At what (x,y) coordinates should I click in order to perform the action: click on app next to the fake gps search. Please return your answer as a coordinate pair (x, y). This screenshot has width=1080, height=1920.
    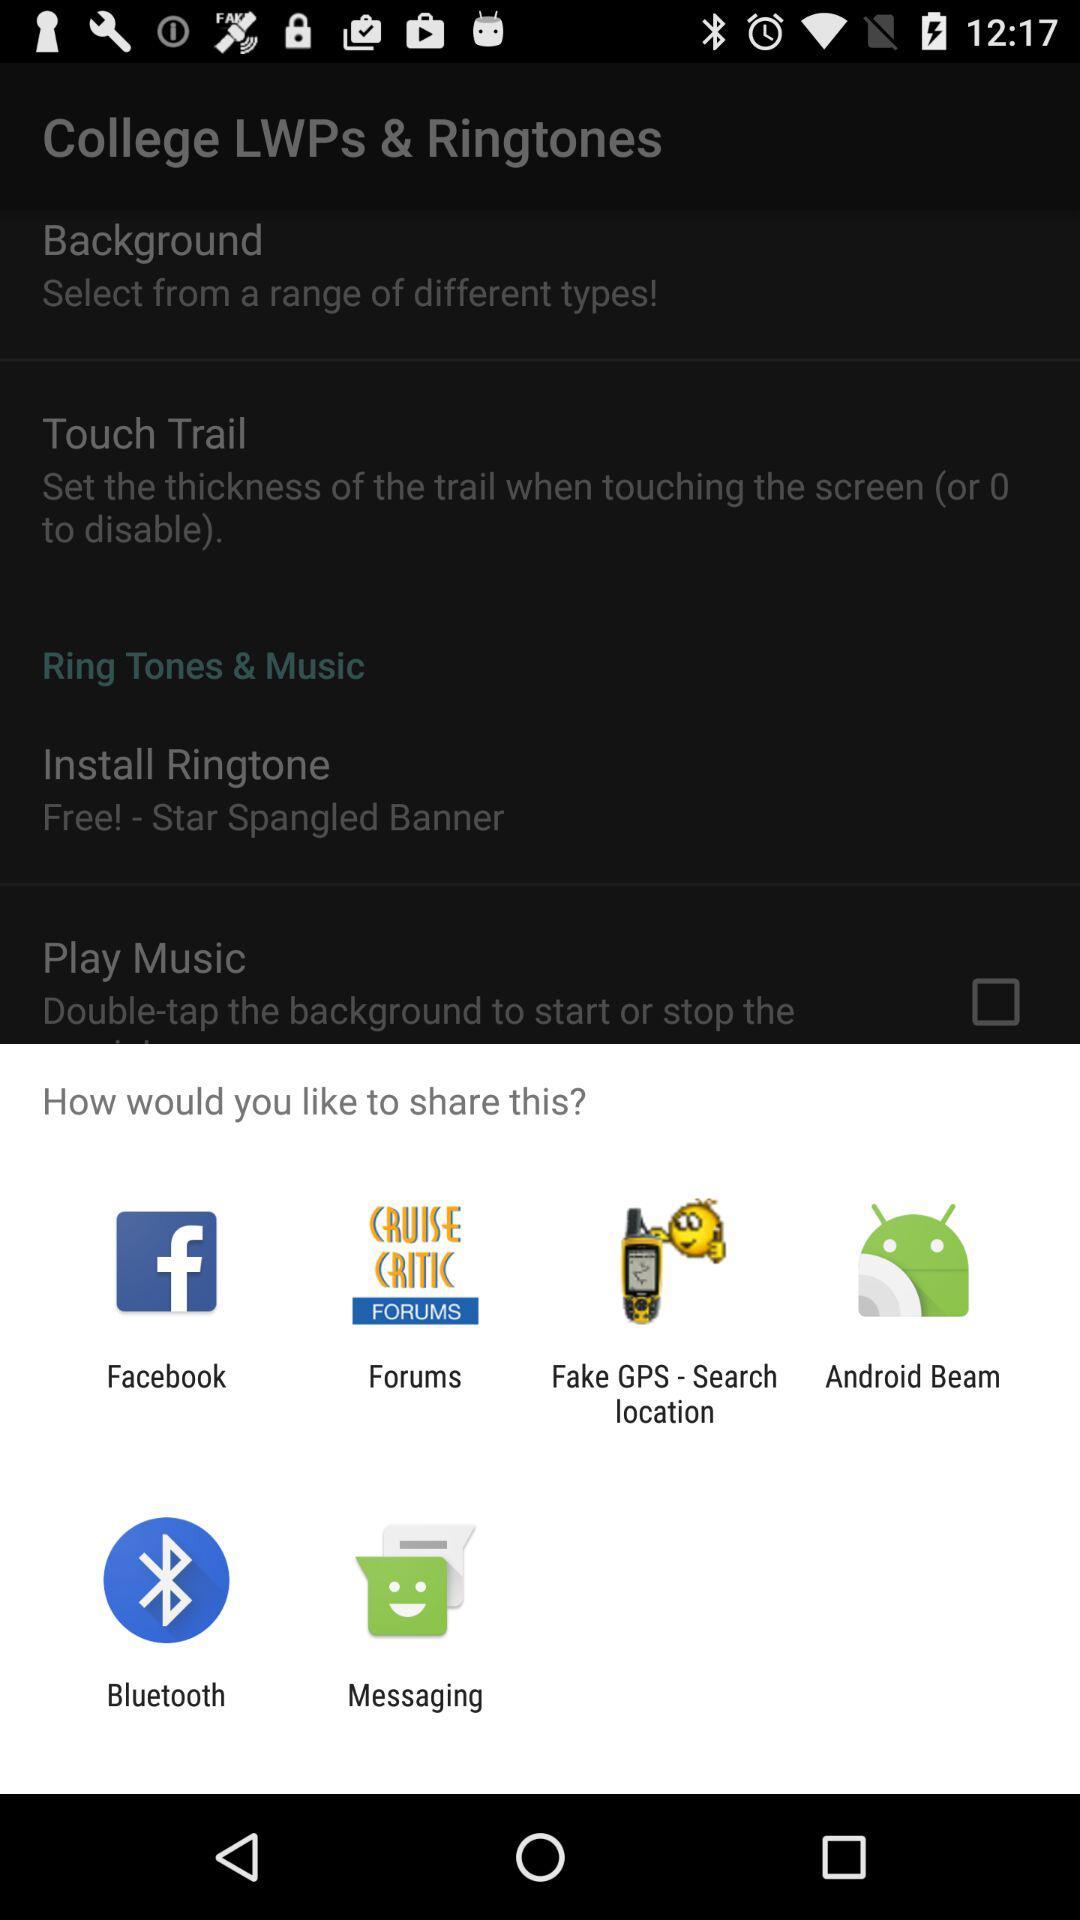
    Looking at the image, I should click on (414, 1392).